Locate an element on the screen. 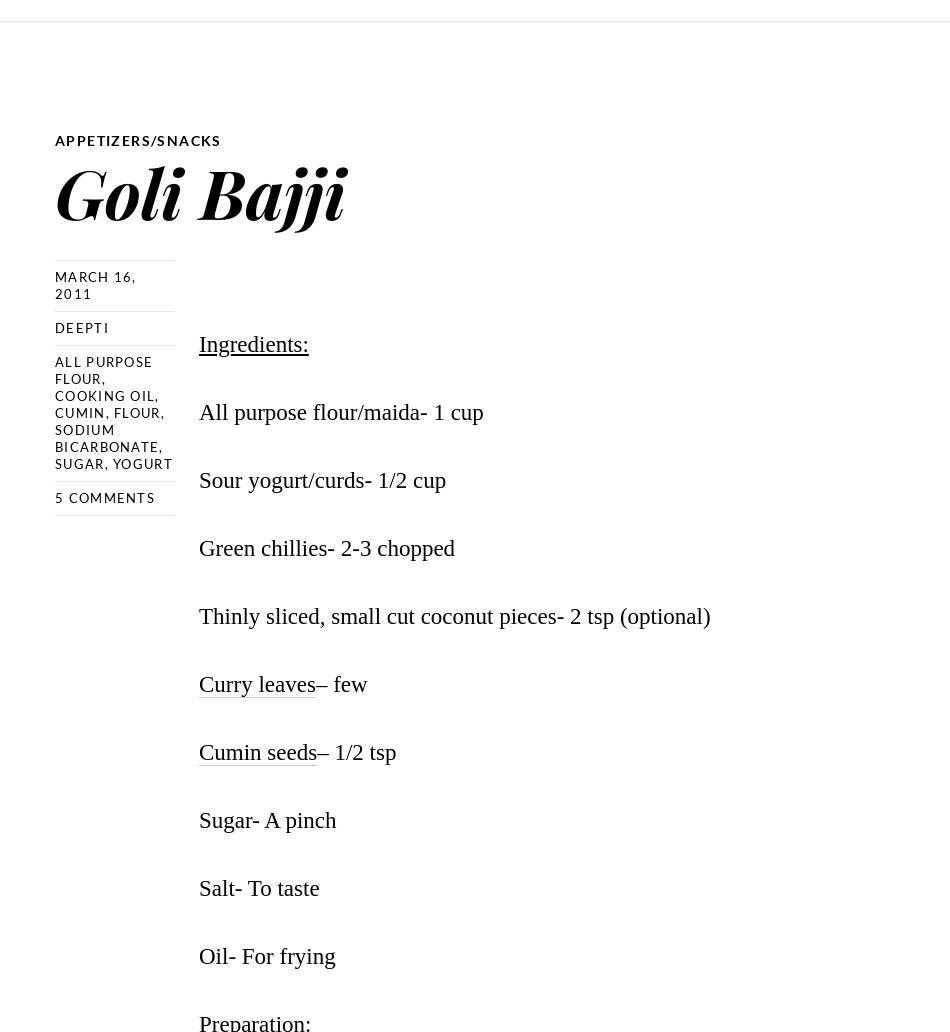 The height and width of the screenshot is (1032, 950). 'Thinly sliced, small cut coconut pieces- 2 tsp (optional)' is located at coordinates (199, 616).